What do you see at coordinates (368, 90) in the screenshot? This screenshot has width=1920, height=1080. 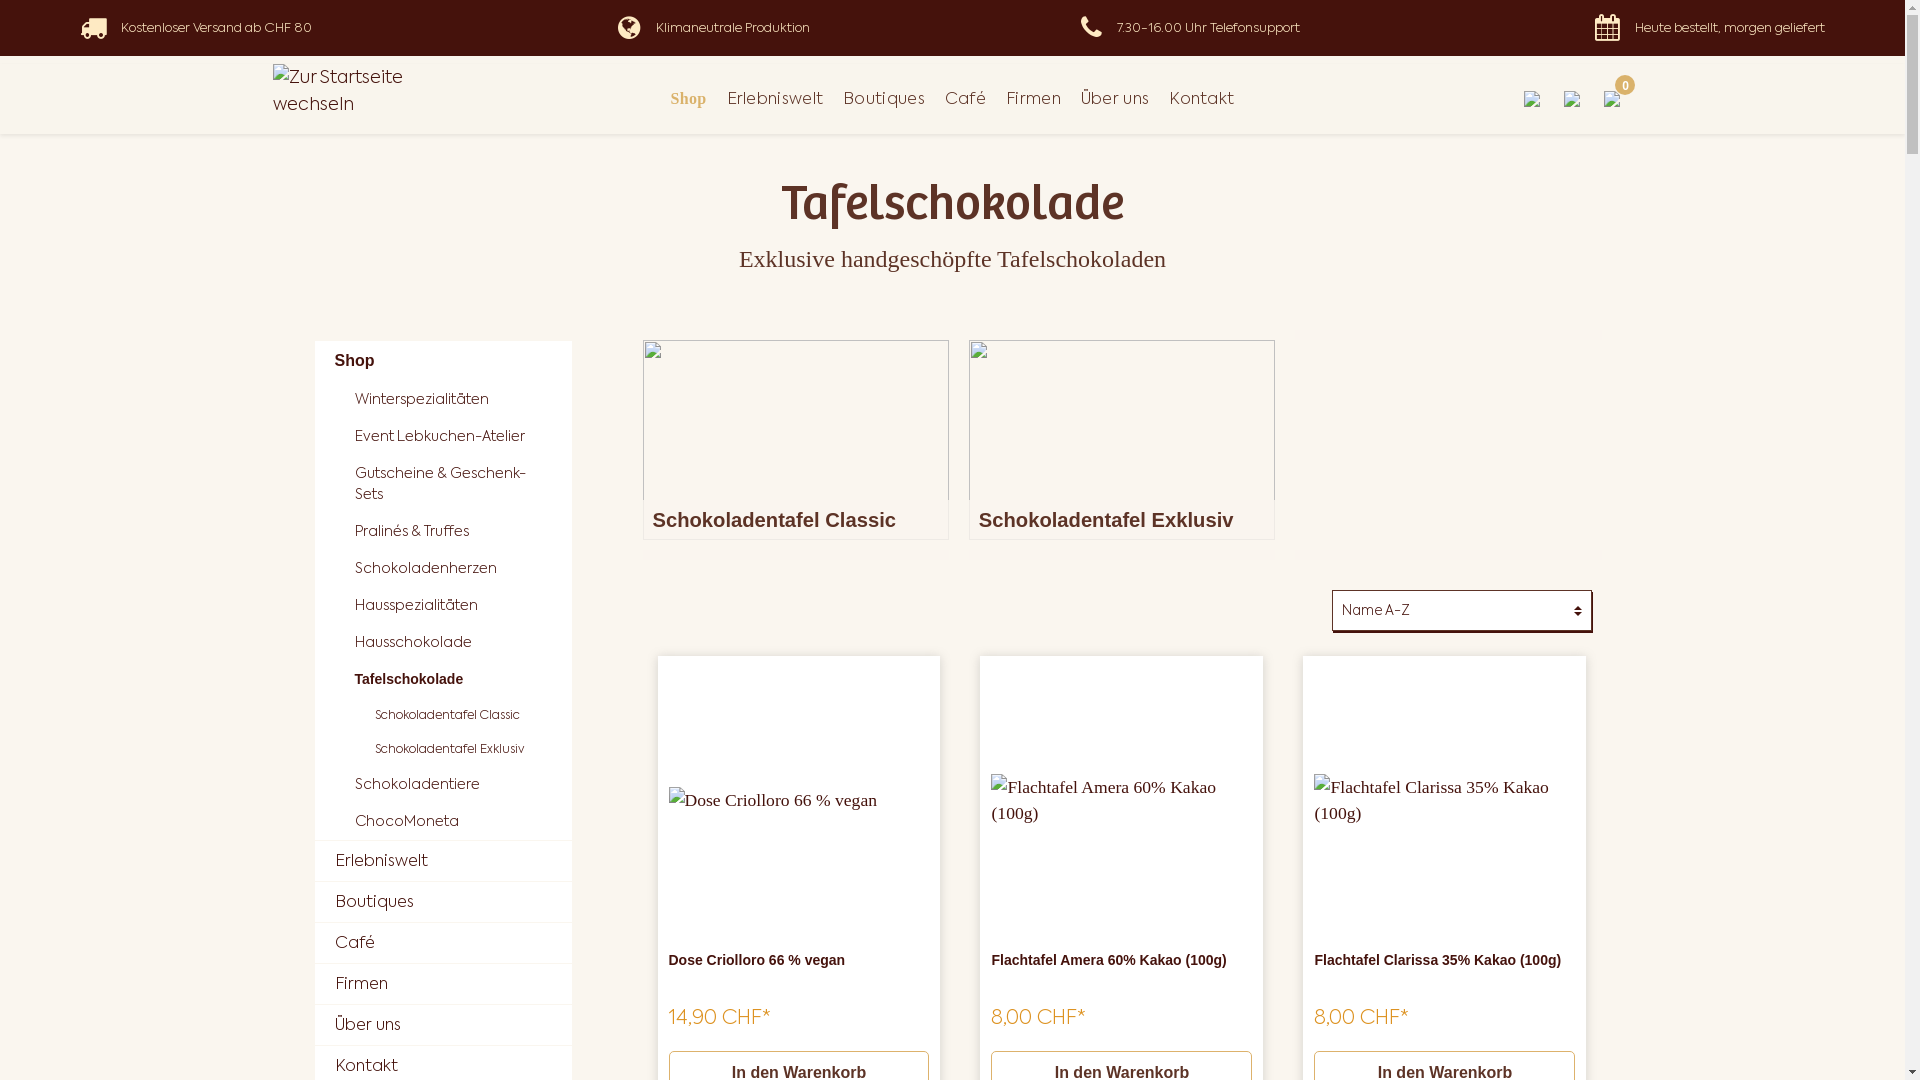 I see `'Zur Startseite wechseln'` at bounding box center [368, 90].